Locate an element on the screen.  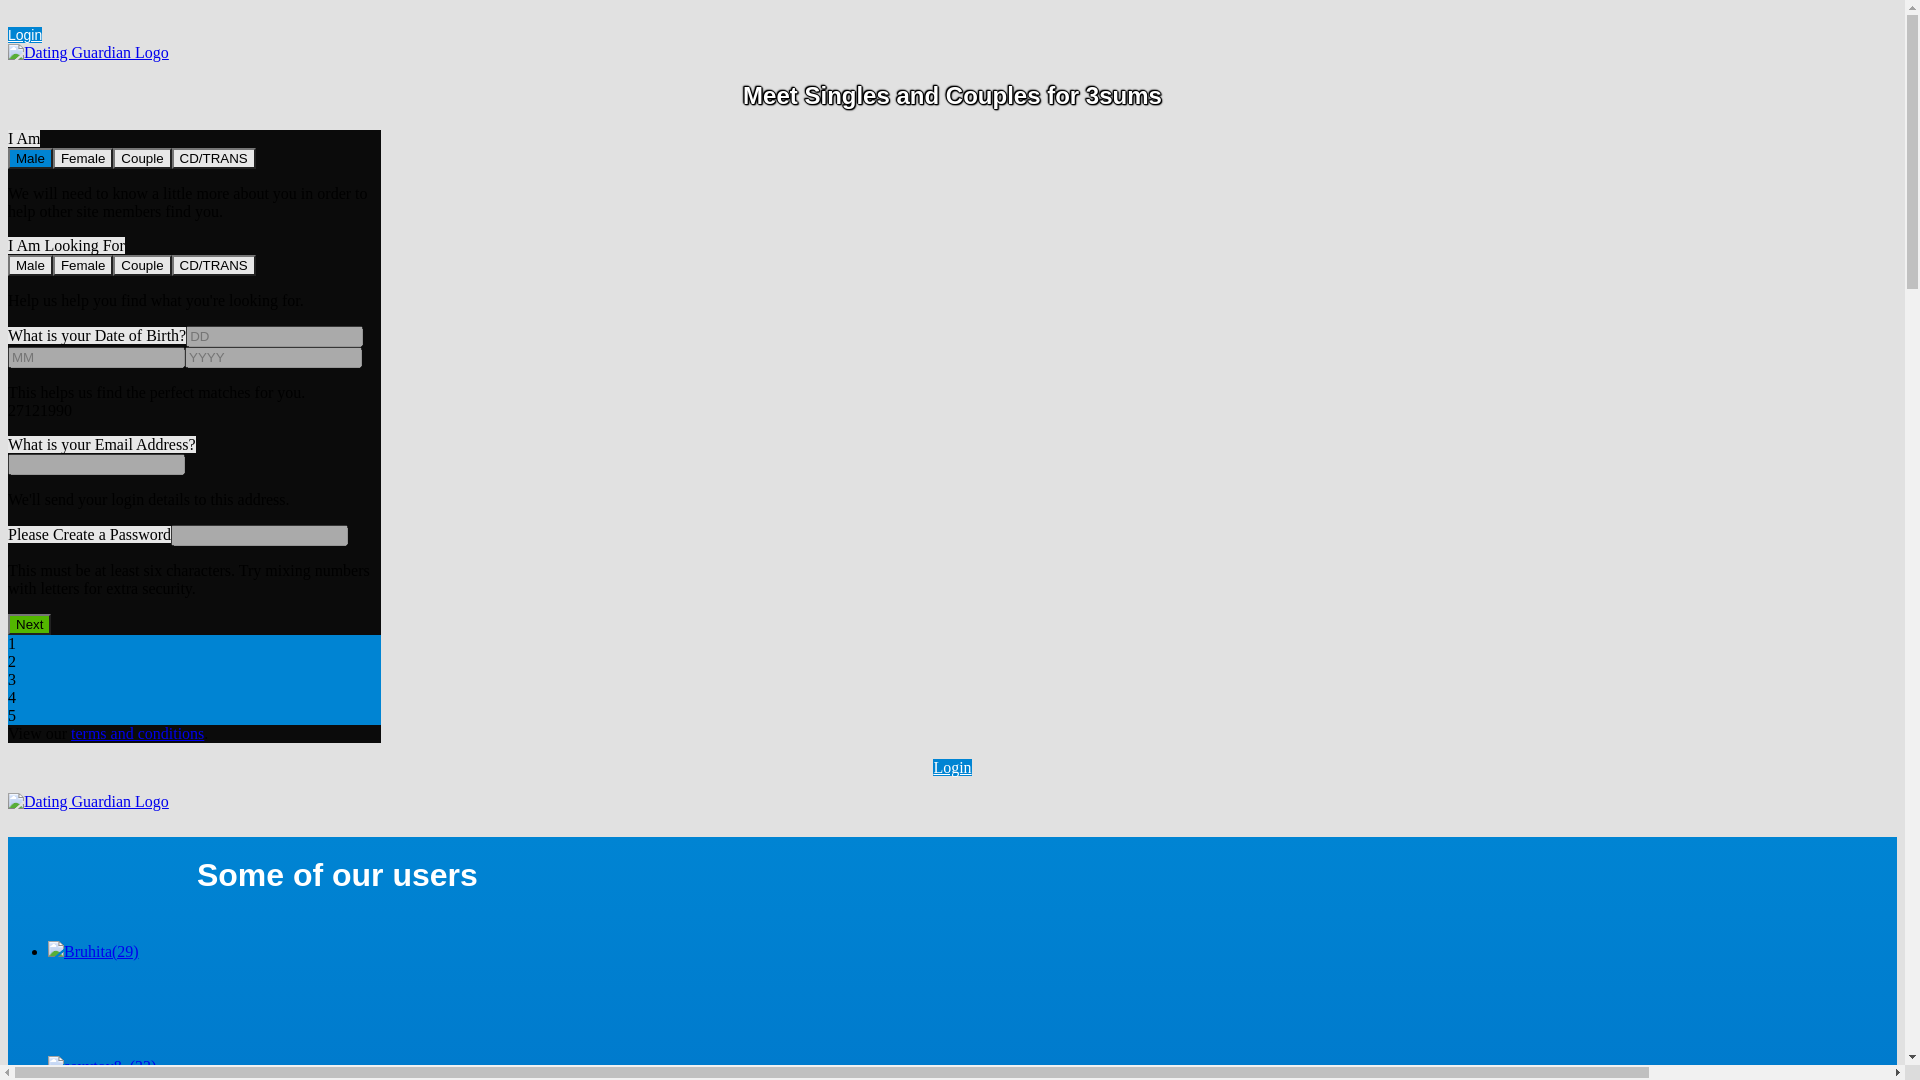
'Couple' is located at coordinates (141, 264).